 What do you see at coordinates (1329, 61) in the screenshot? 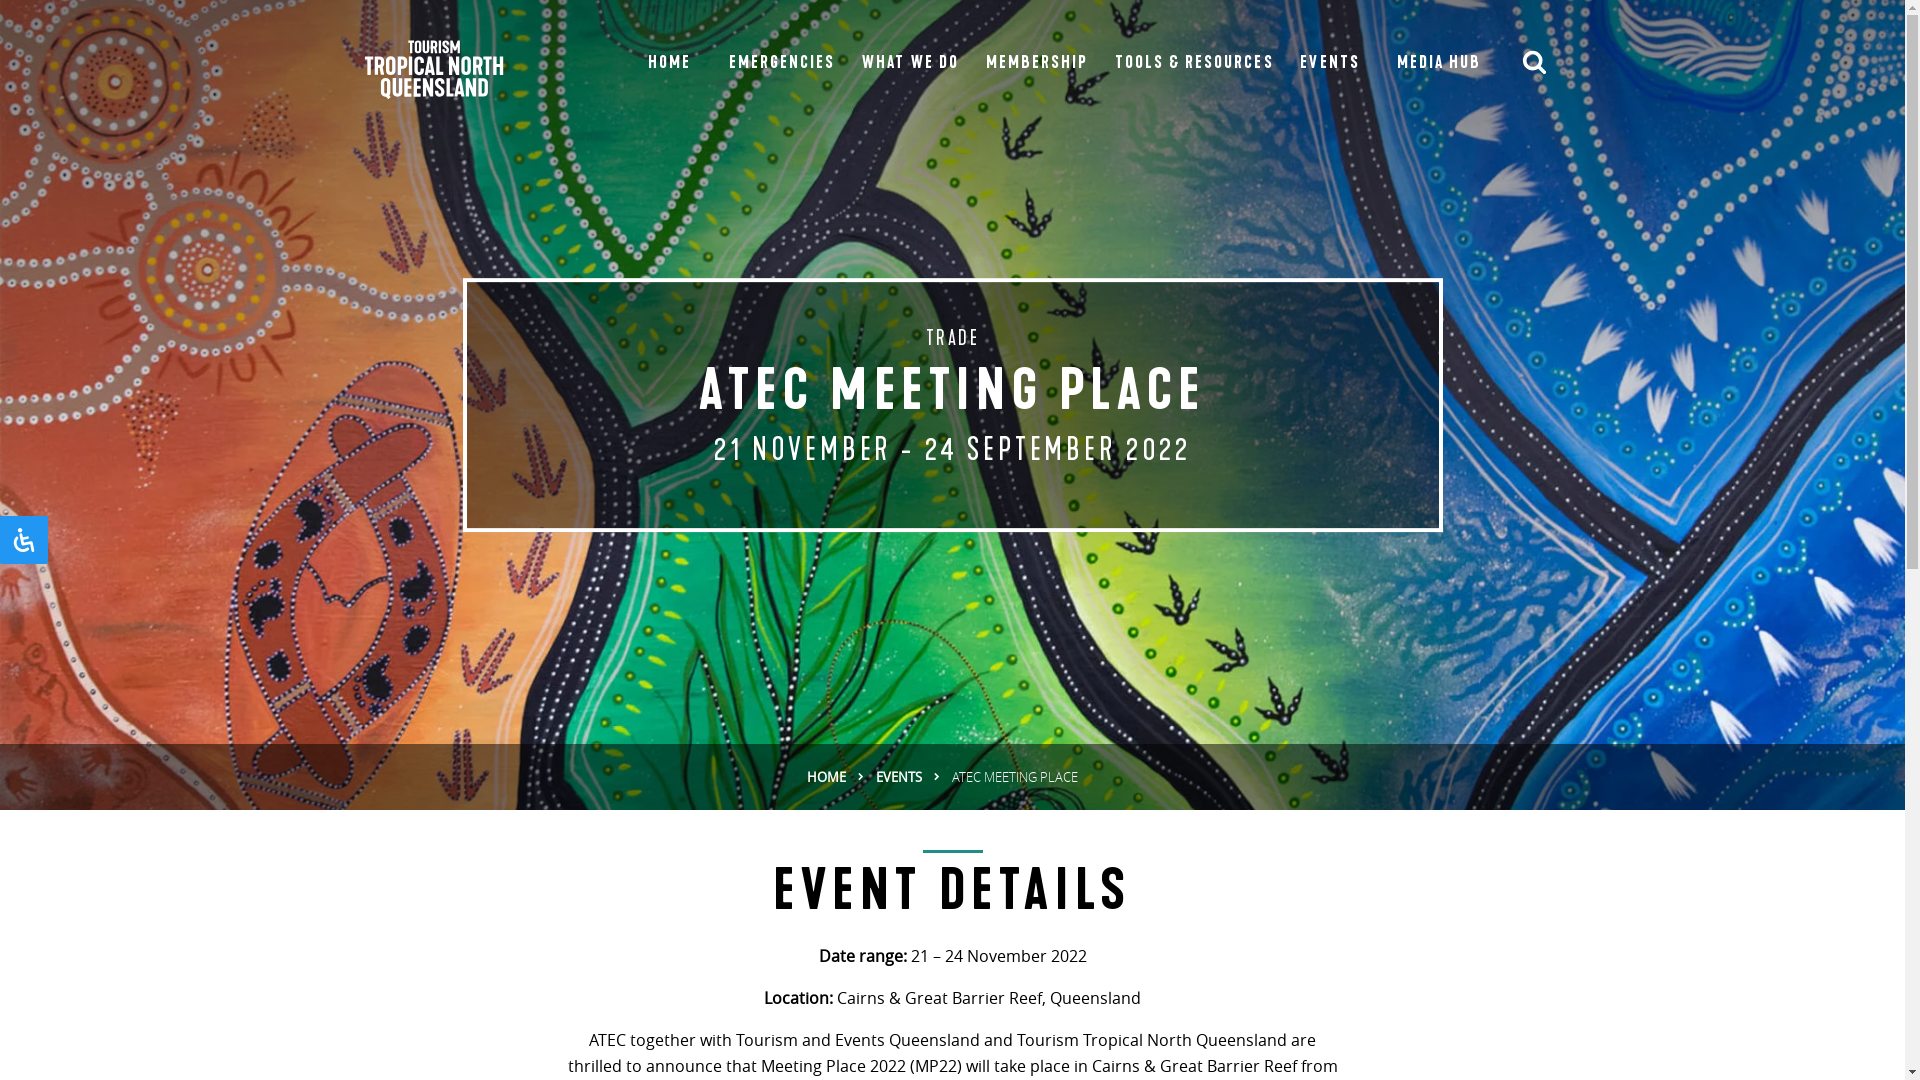
I see `'EVENTS'` at bounding box center [1329, 61].